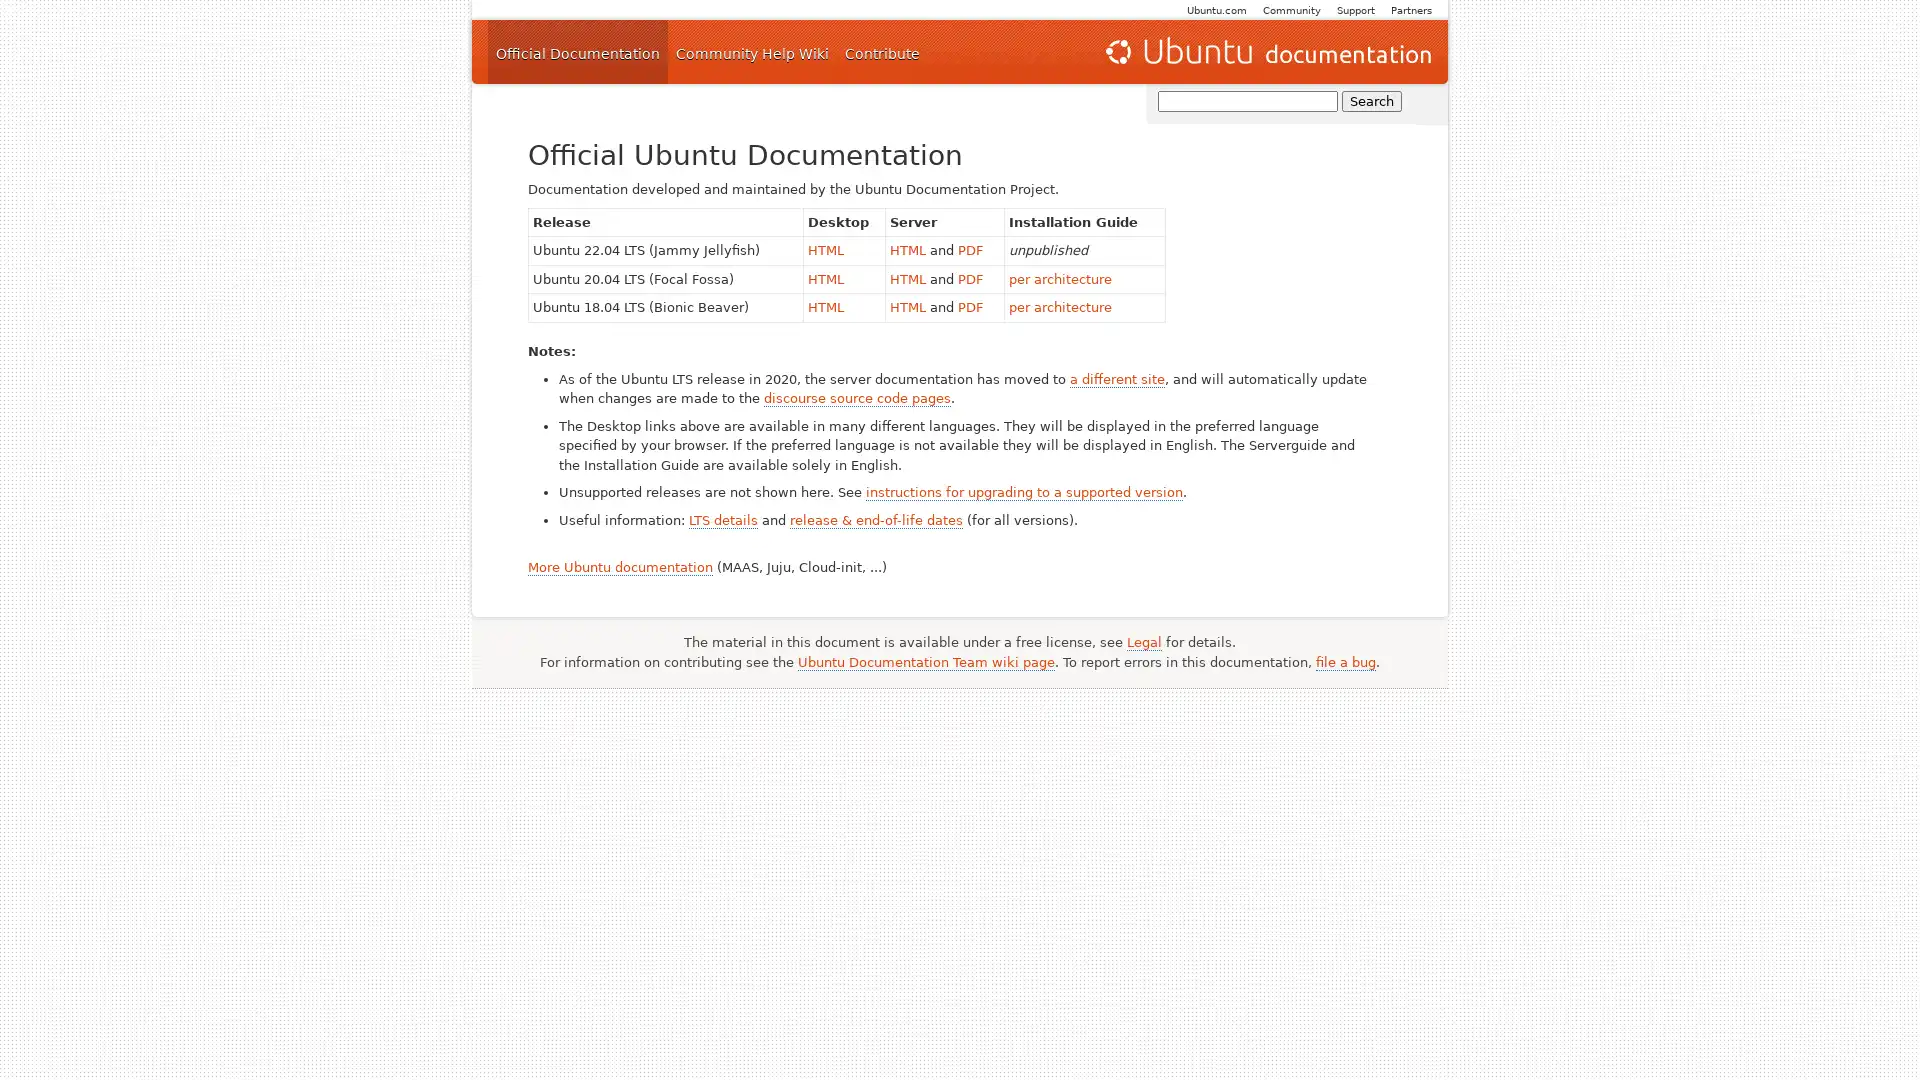 The image size is (1920, 1080). What do you see at coordinates (1371, 101) in the screenshot?
I see `Search` at bounding box center [1371, 101].